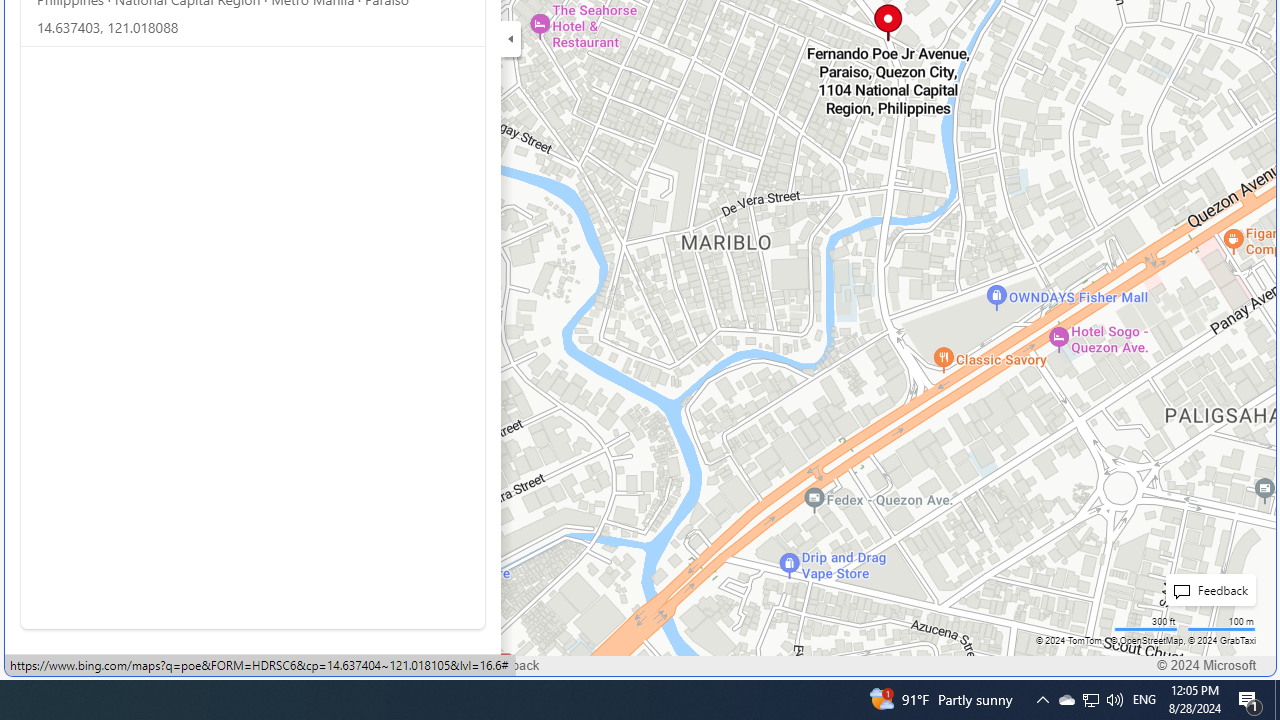 The height and width of the screenshot is (720, 1280). What do you see at coordinates (510, 38) in the screenshot?
I see `'Expand/Collapse Cards'` at bounding box center [510, 38].